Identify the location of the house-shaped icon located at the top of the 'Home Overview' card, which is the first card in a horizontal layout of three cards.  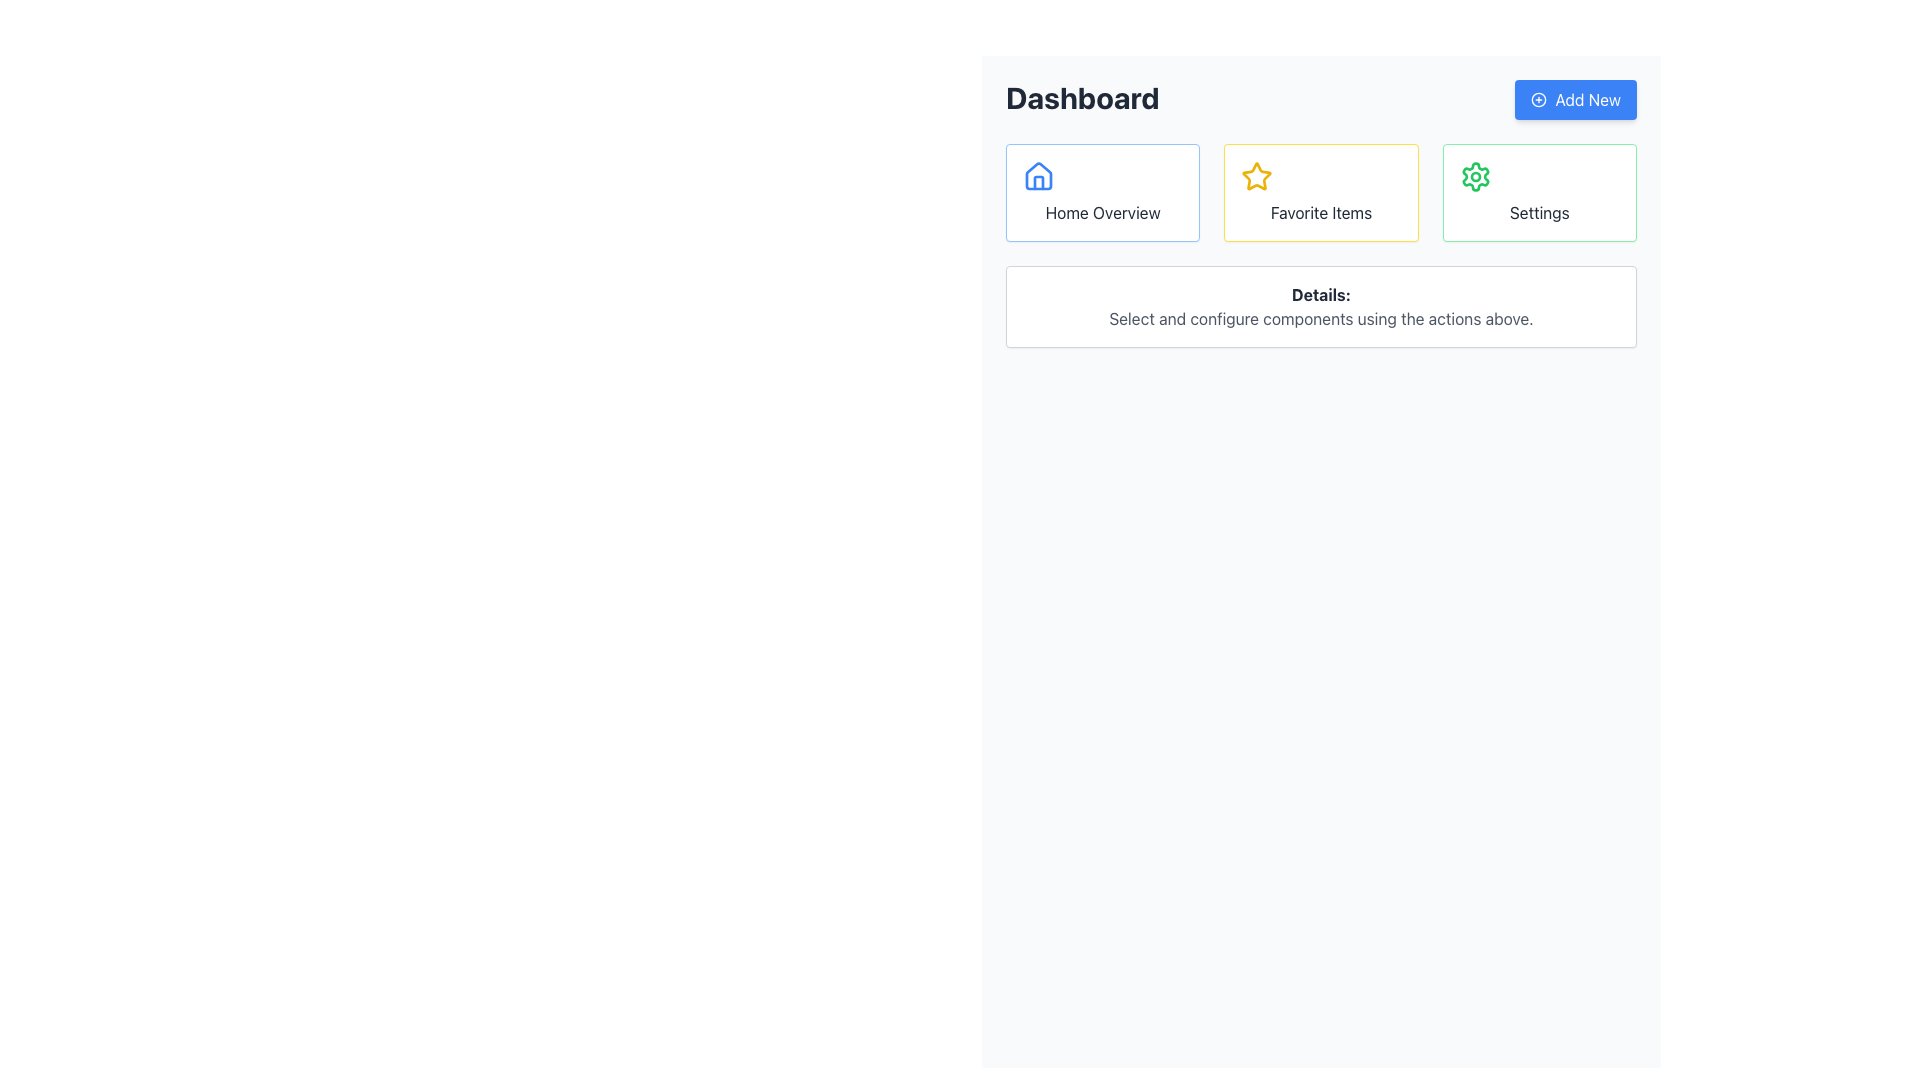
(1038, 176).